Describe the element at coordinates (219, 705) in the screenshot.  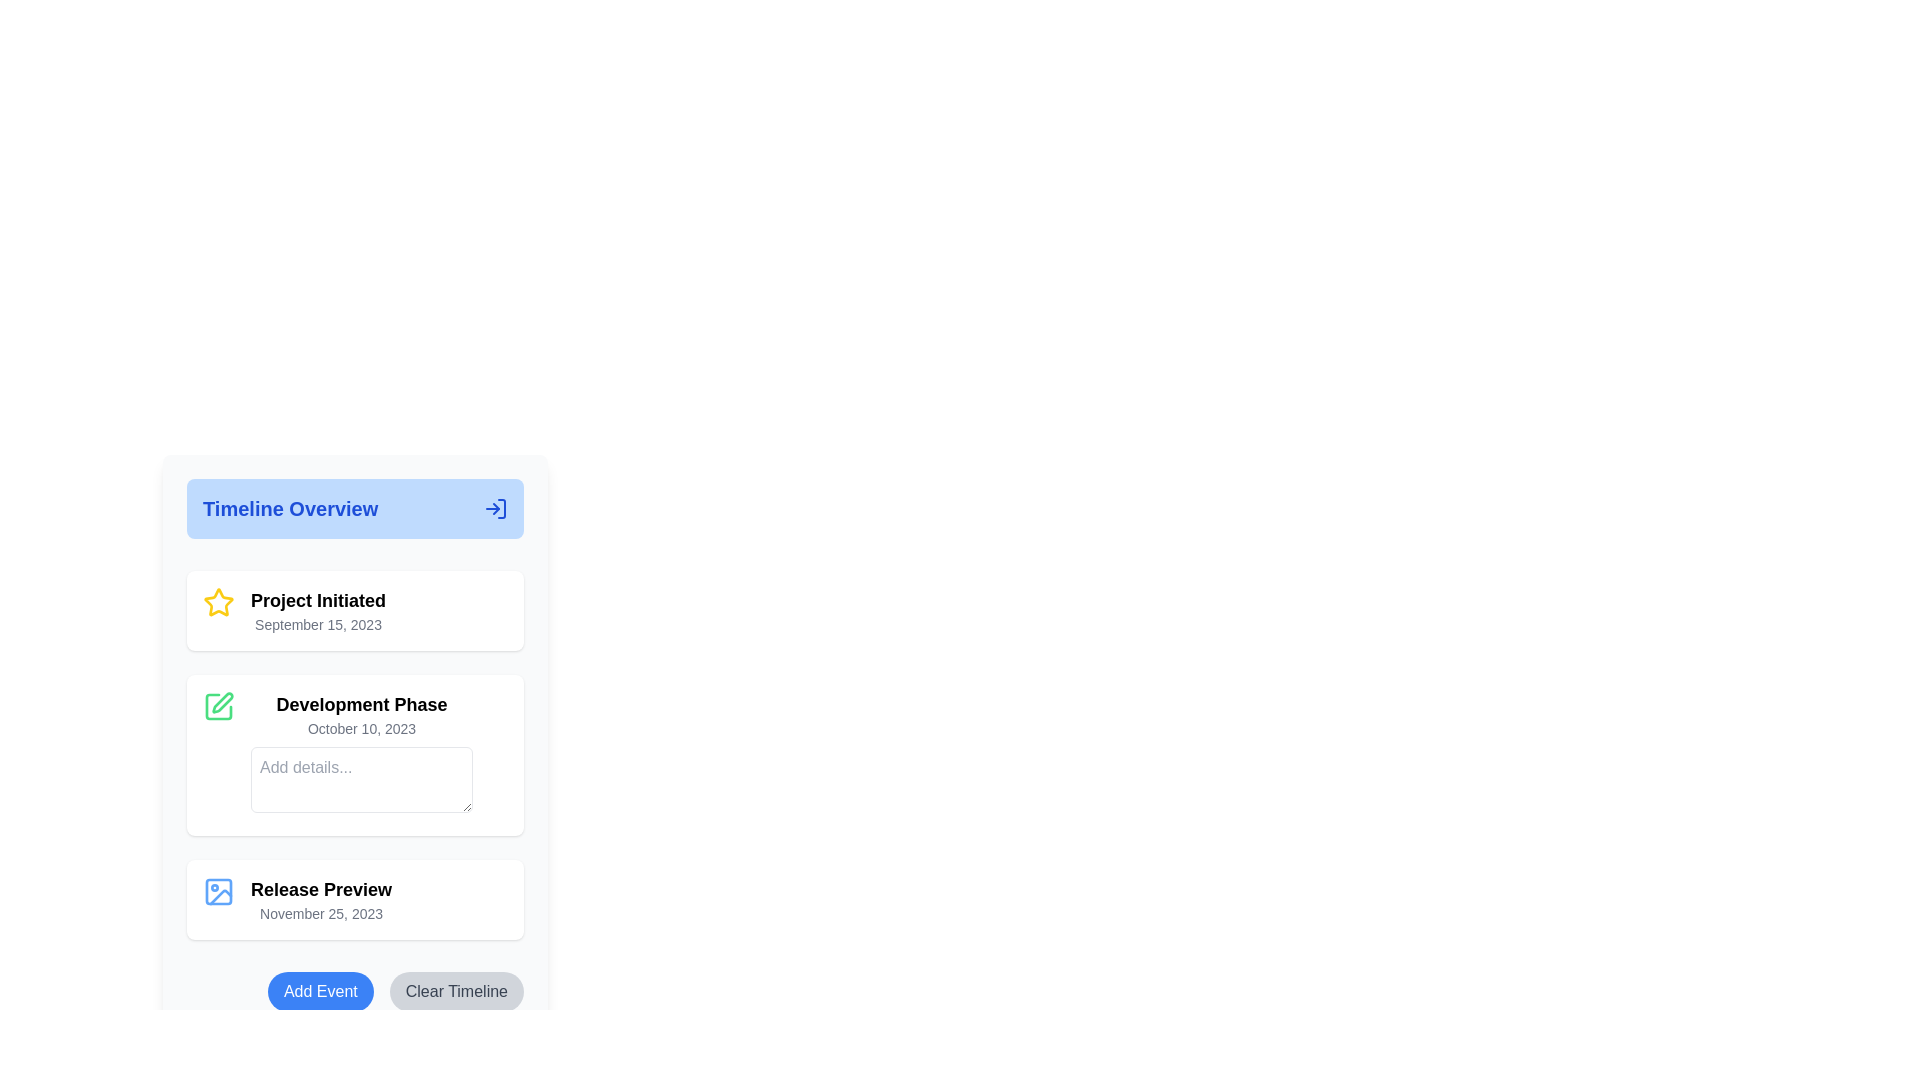
I see `the green pen icon button located in the top-left corner of the 'Development Phase' section` at that location.